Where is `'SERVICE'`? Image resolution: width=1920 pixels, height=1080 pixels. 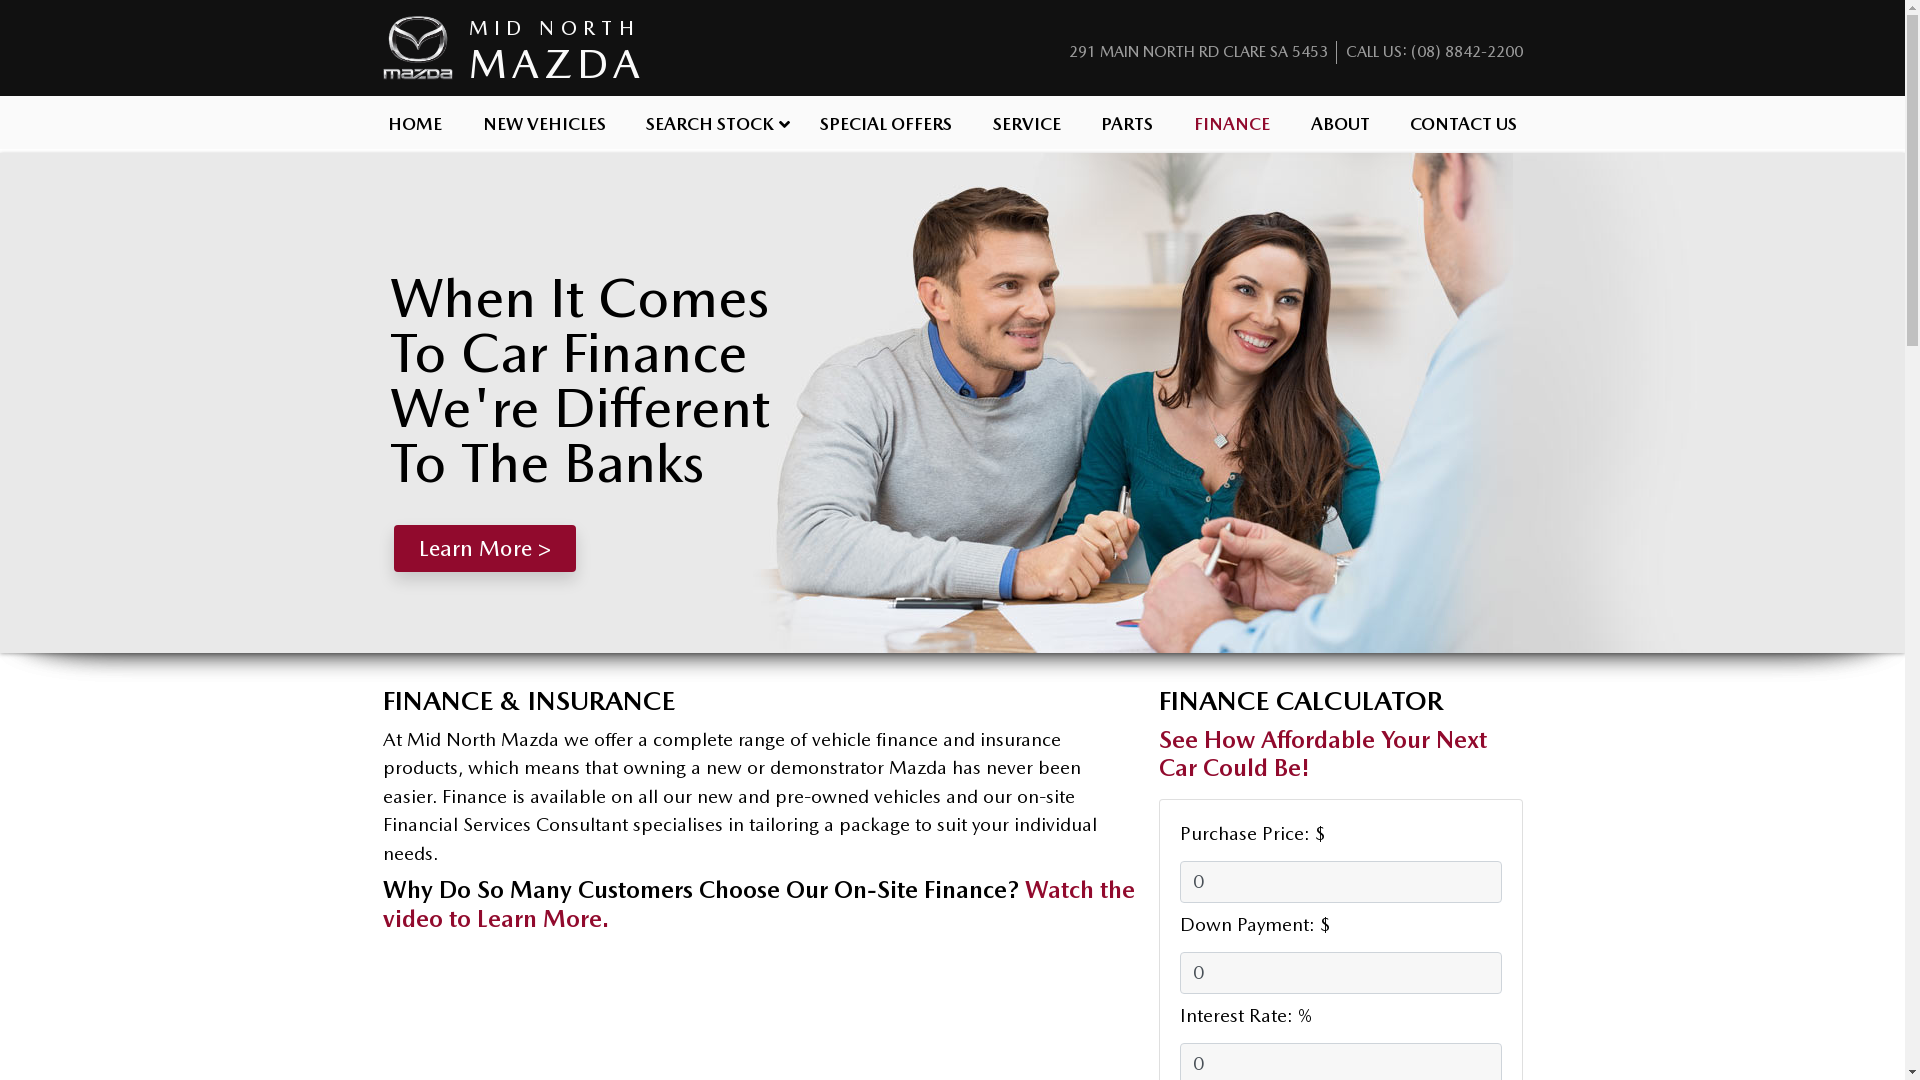 'SERVICE' is located at coordinates (1026, 122).